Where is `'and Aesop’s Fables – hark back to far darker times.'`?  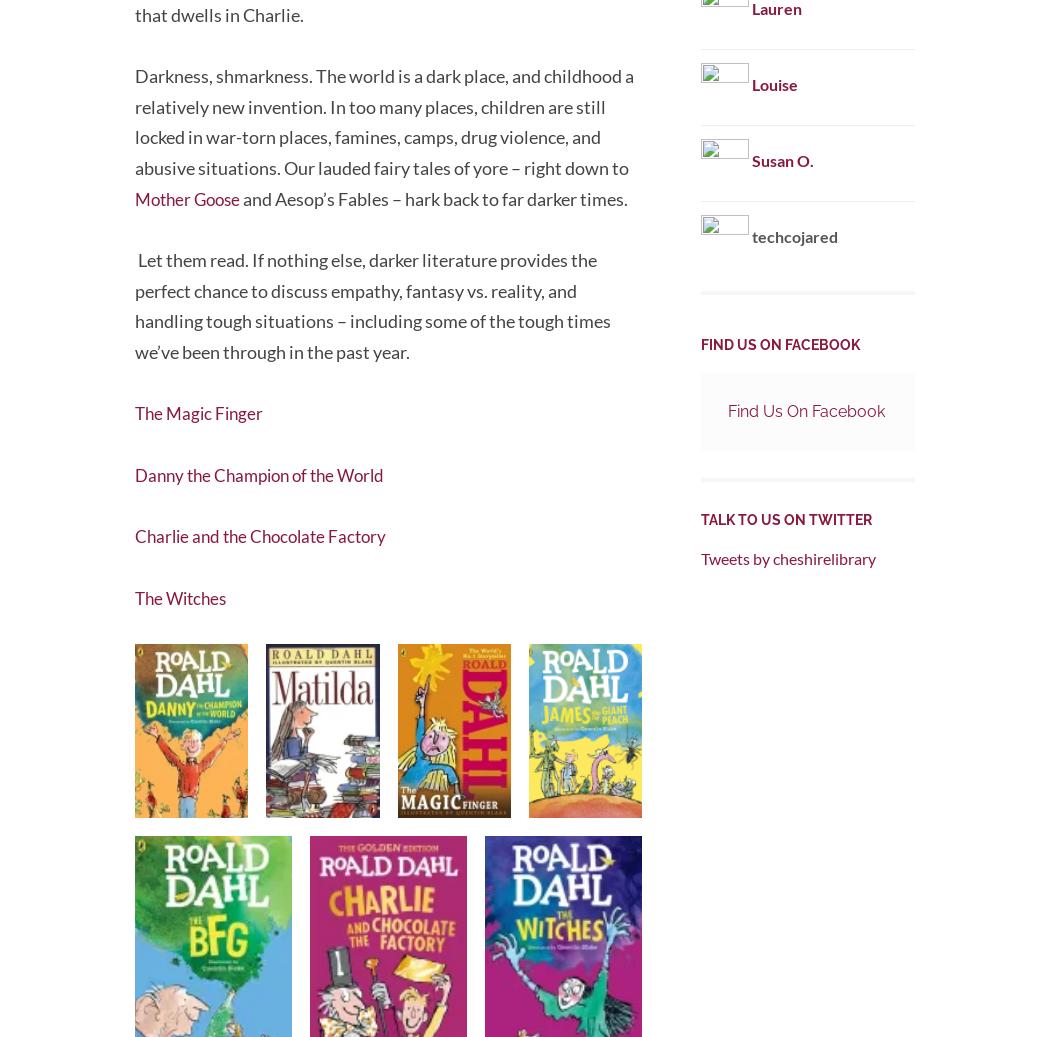
'and Aesop’s Fables – hark back to far darker times.' is located at coordinates (441, 194).